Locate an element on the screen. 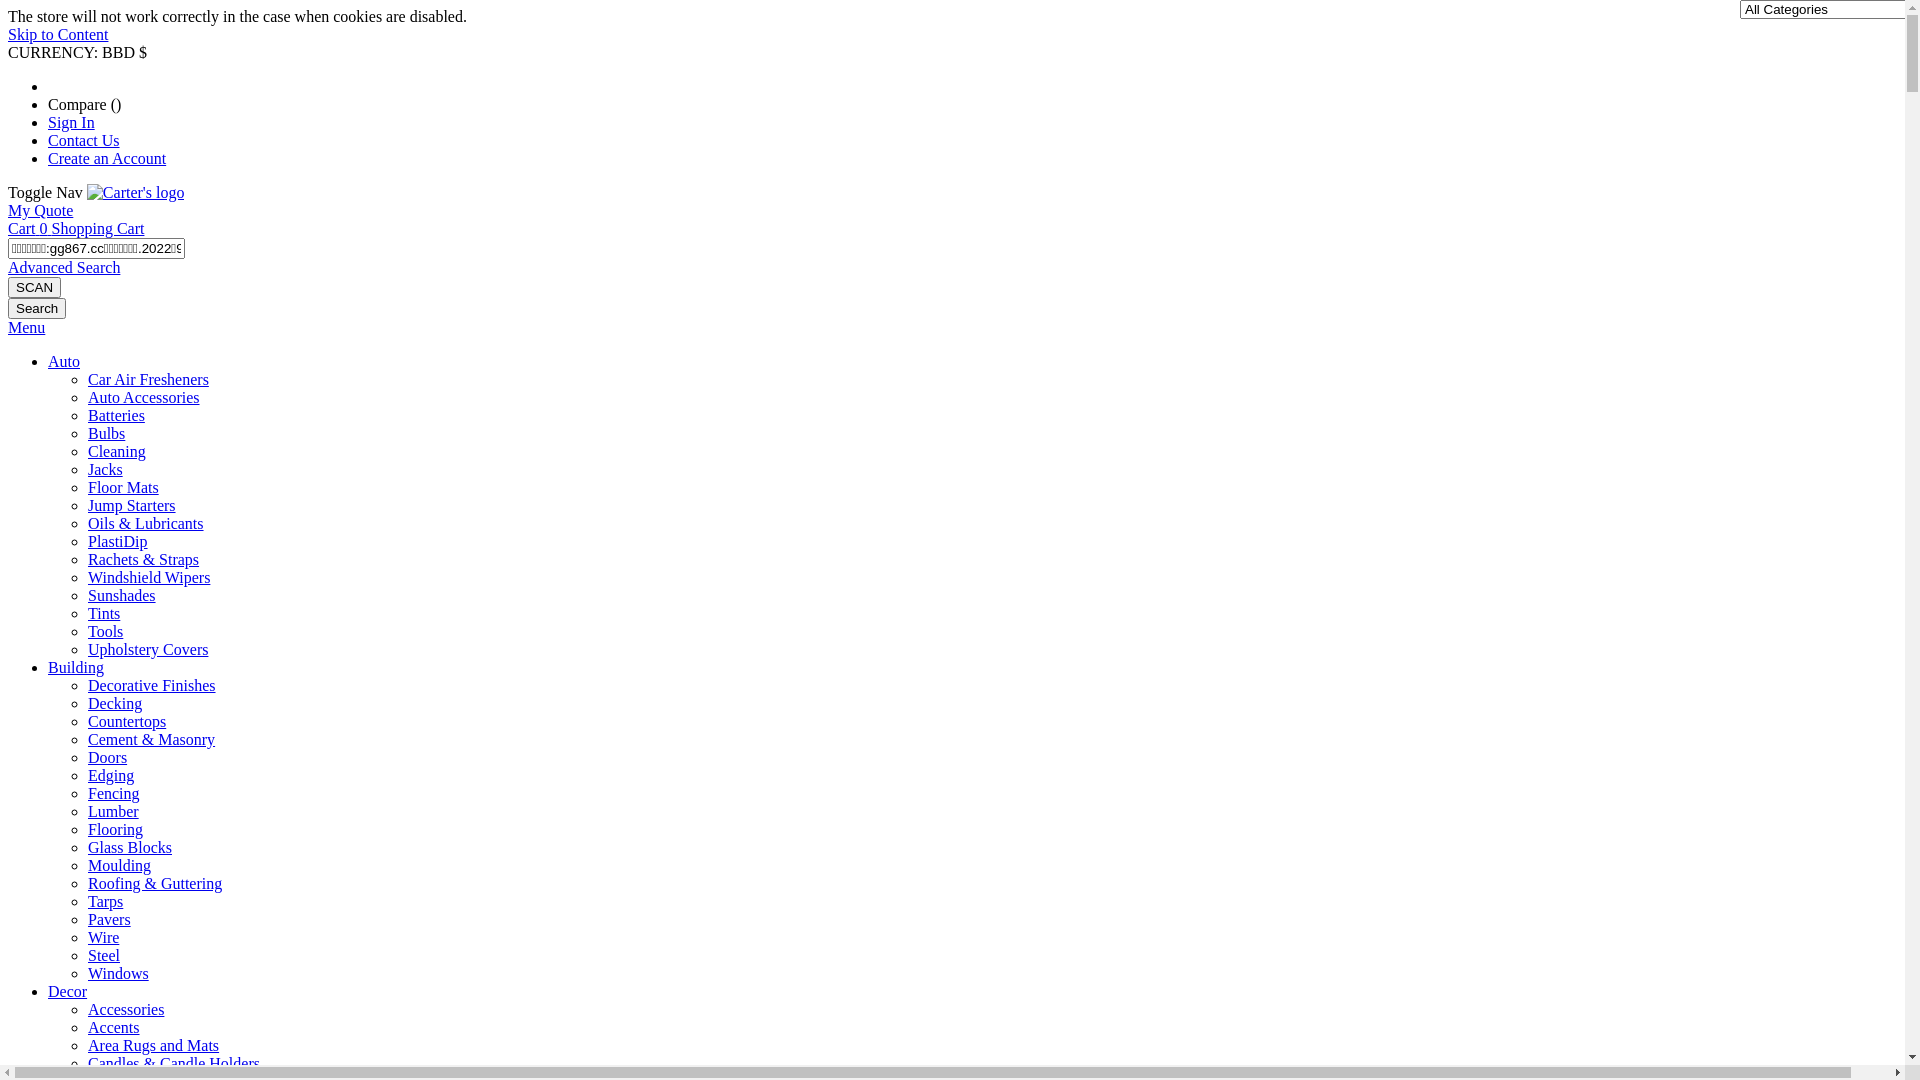  'Steel' is located at coordinates (103, 954).